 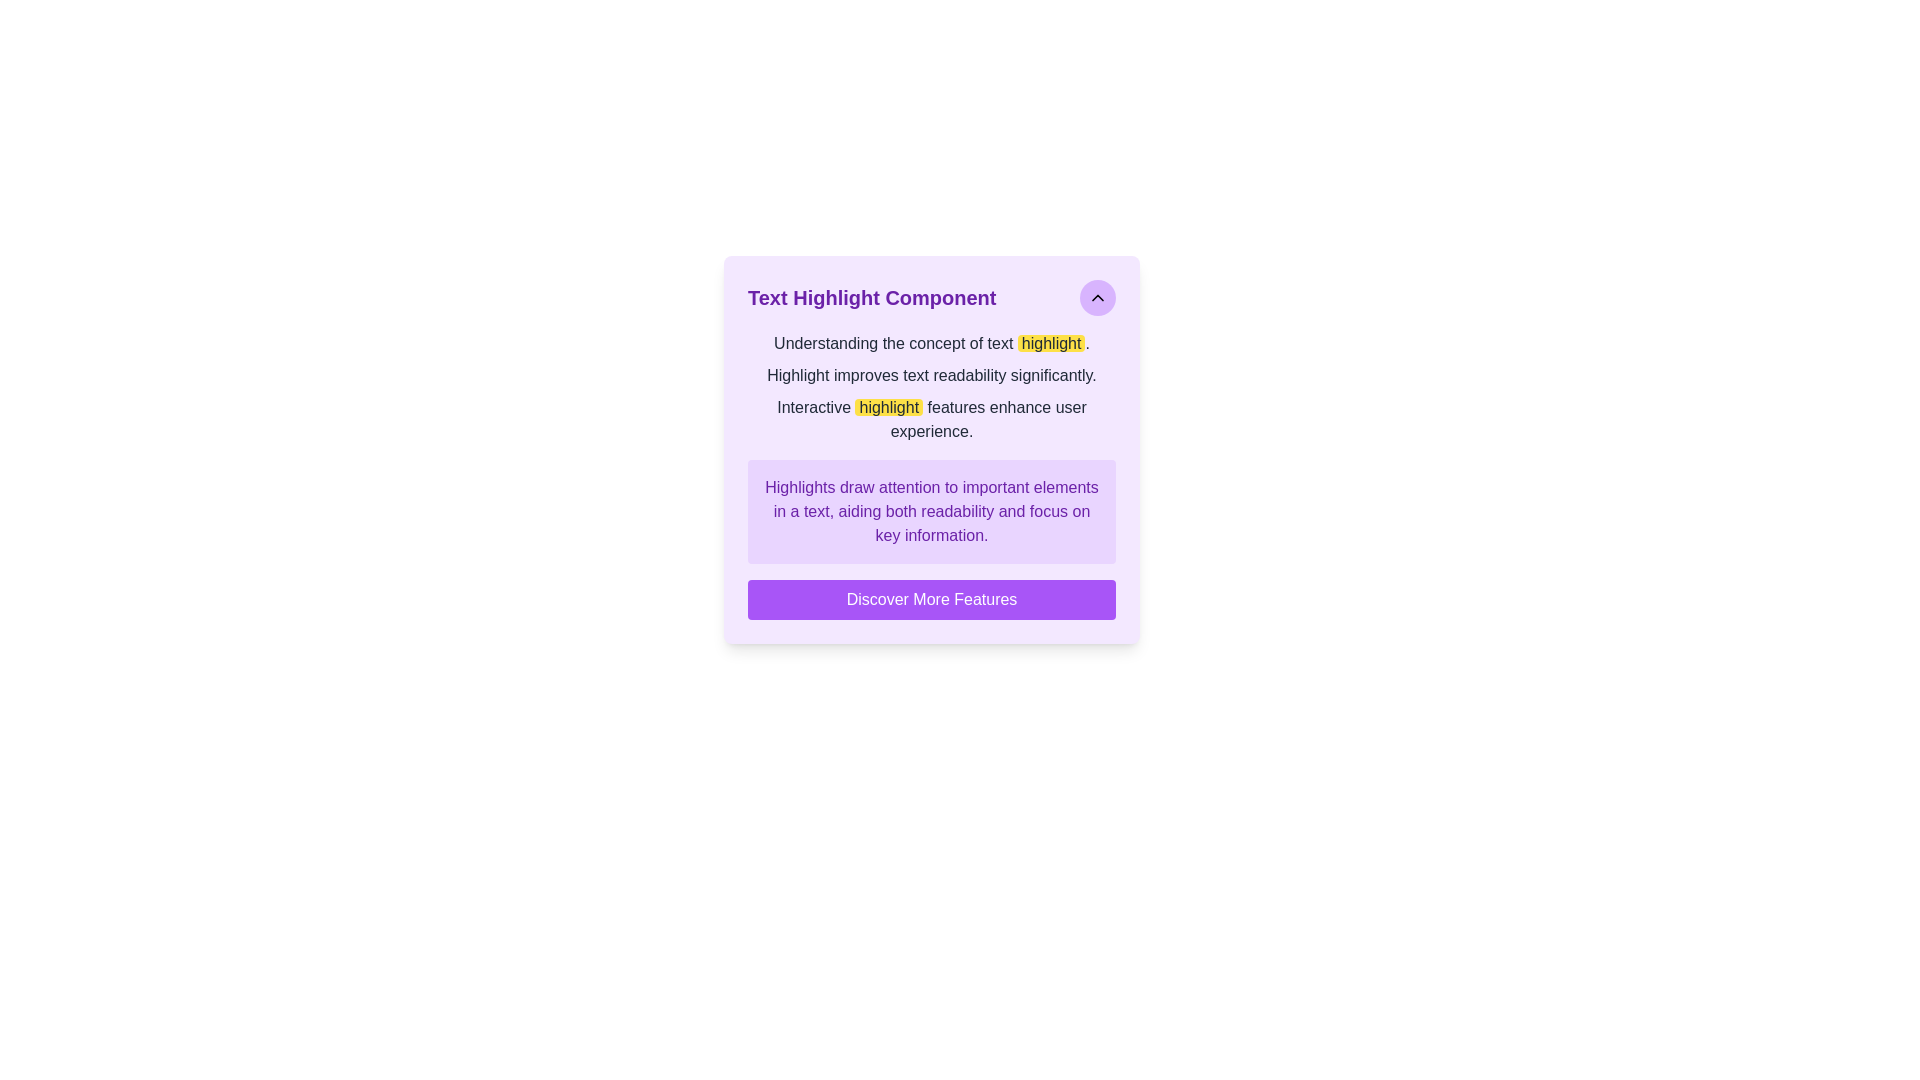 What do you see at coordinates (930, 342) in the screenshot?
I see `the first line of static text that introduces the concept of text highlighting, located beneath the title 'Text Highlight Component'` at bounding box center [930, 342].